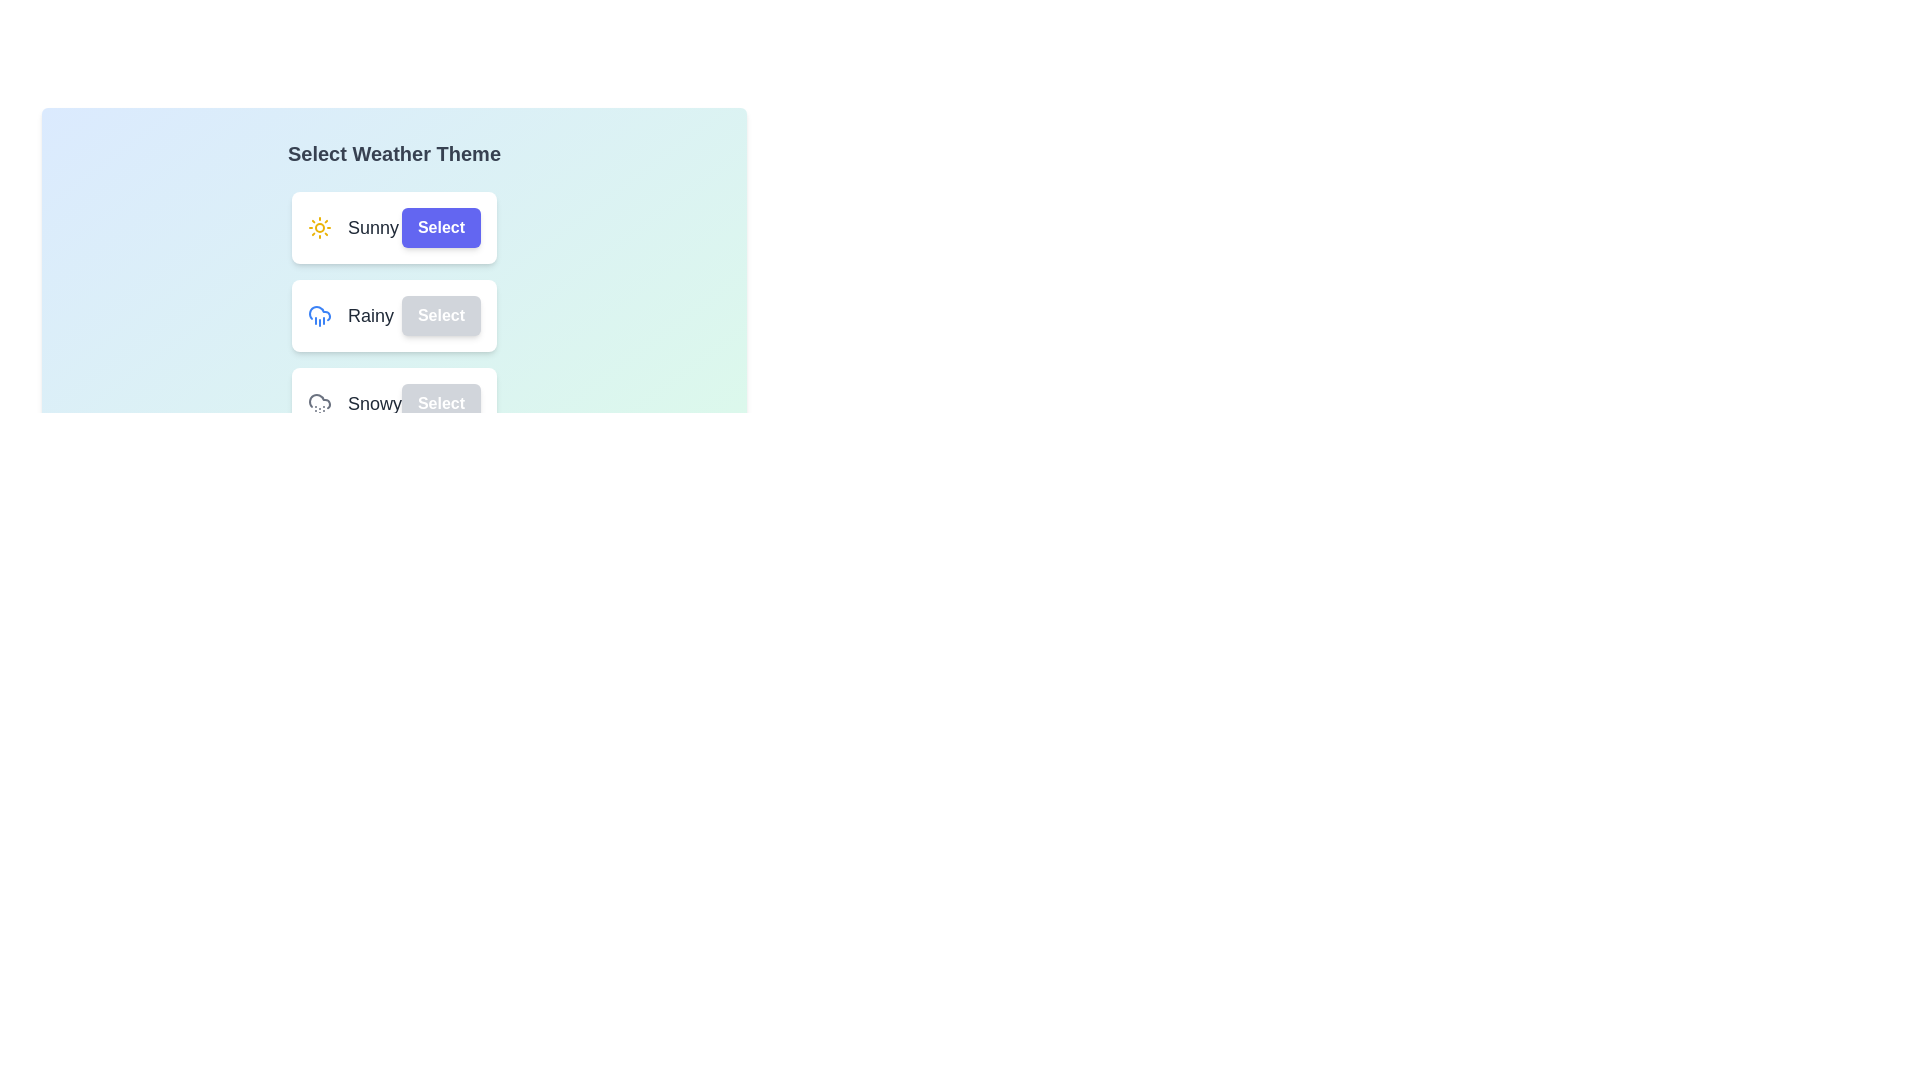  I want to click on the 'Select' button corresponding to the weather theme Sunny, so click(440, 226).